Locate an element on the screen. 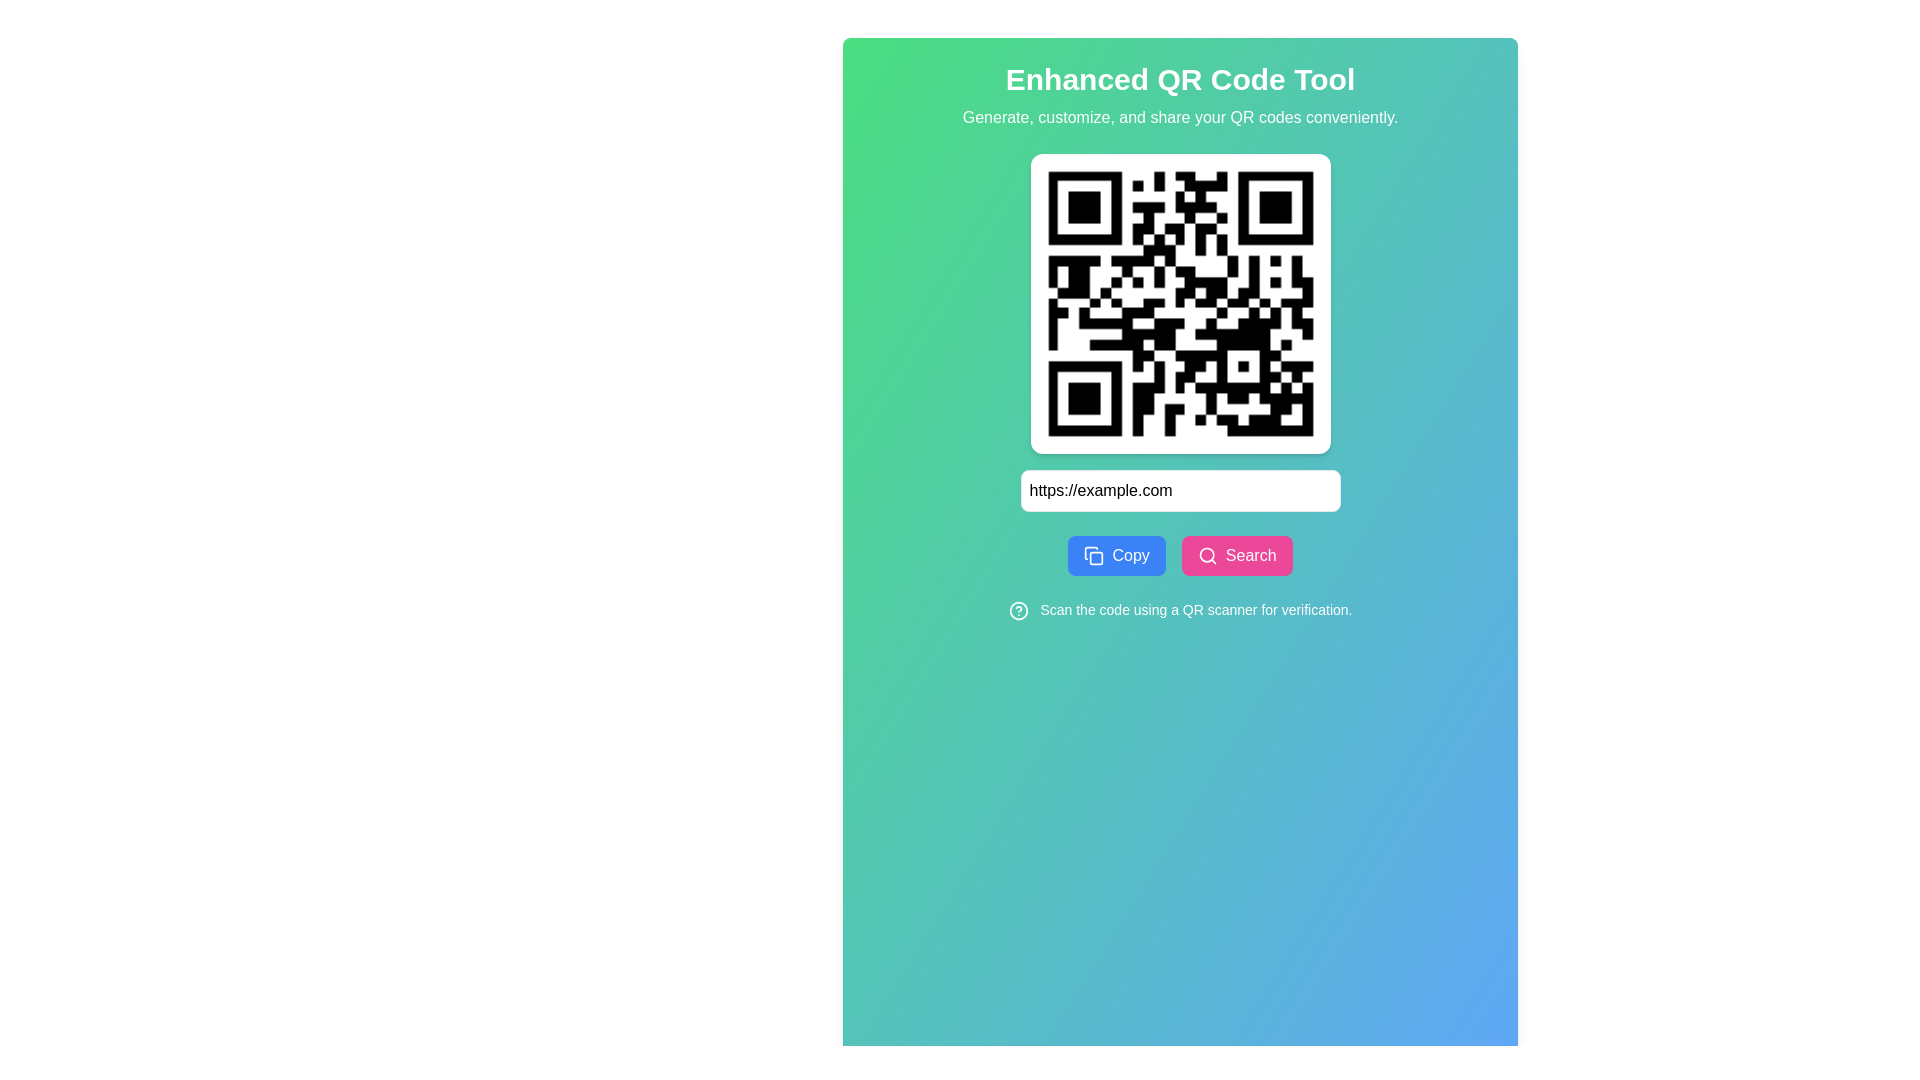 The width and height of the screenshot is (1920, 1080). 'Search' button icon located above the footer, which serves as a visual identifier for the search functionality is located at coordinates (1206, 555).